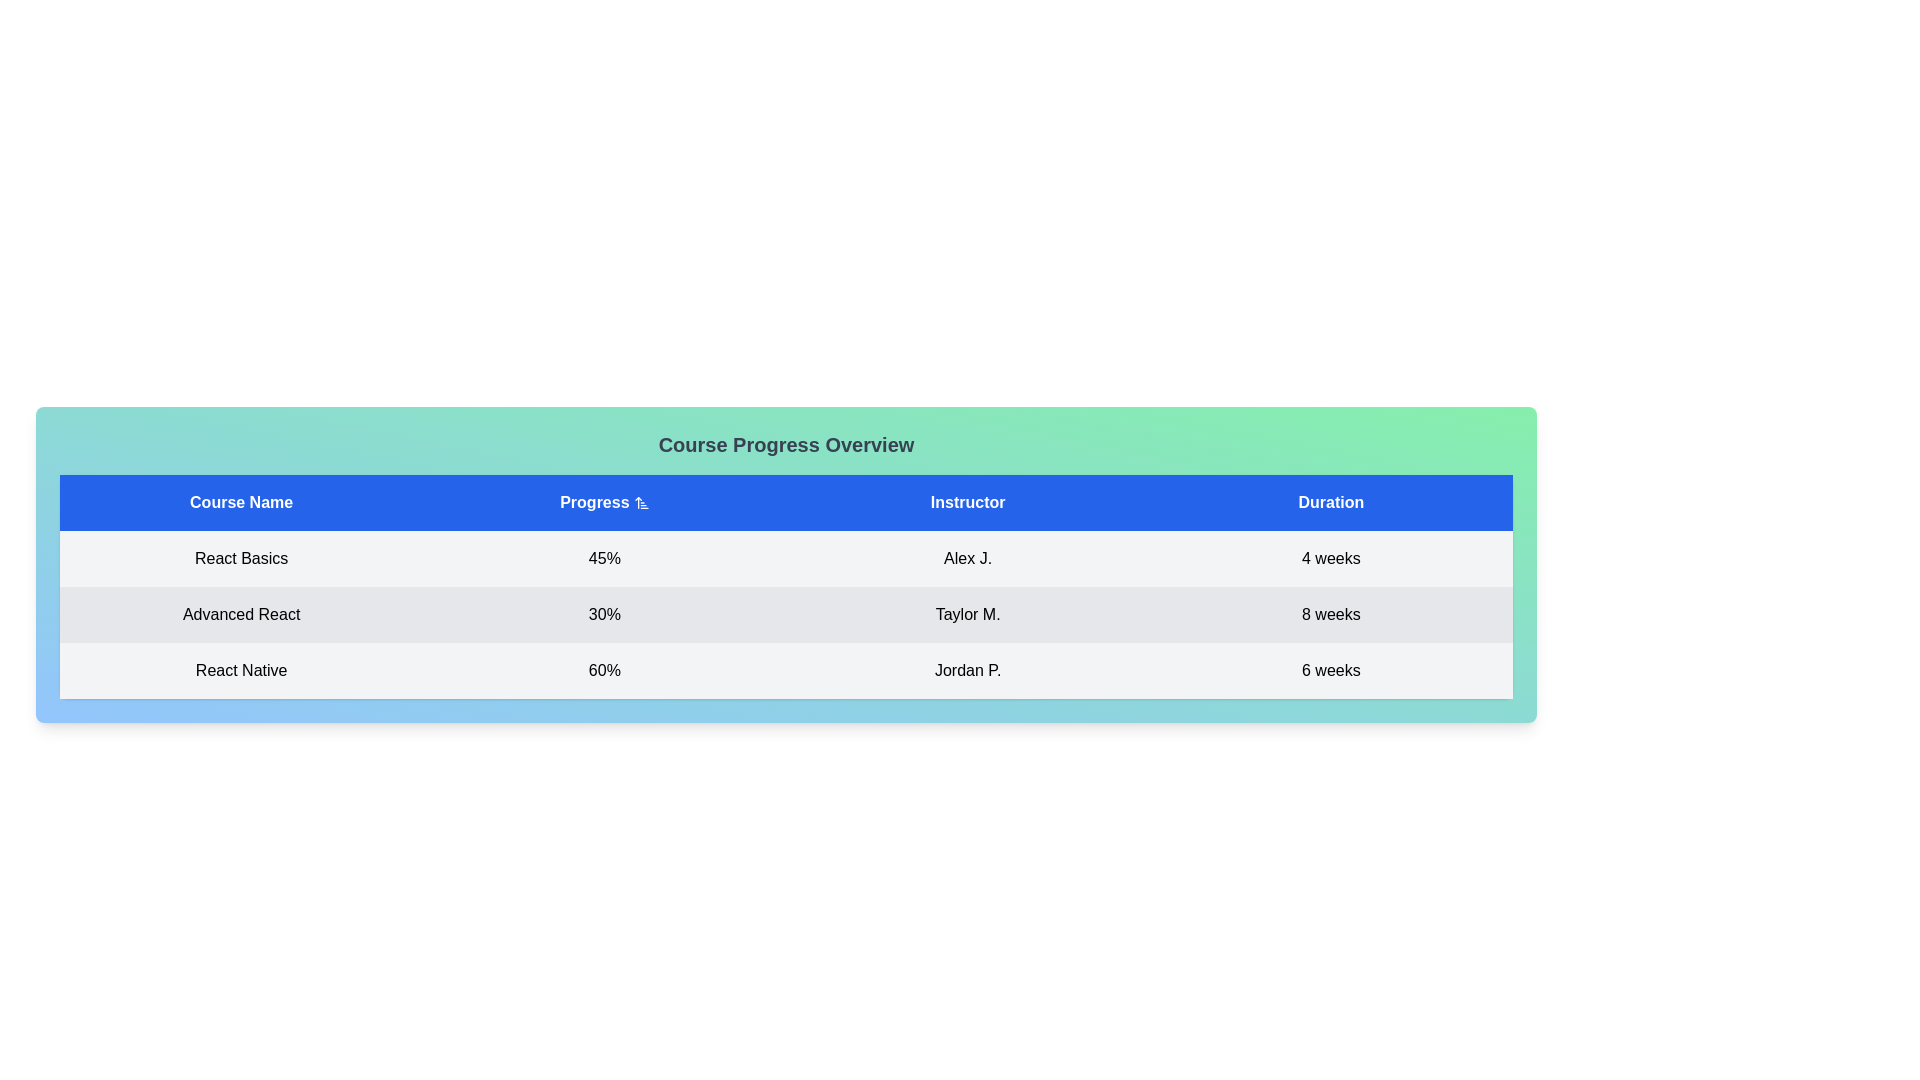 This screenshot has height=1080, width=1920. What do you see at coordinates (603, 671) in the screenshot?
I see `the progress percentage text field indicating '60%' for the 'React Native' course located in the second column of the third row of the table` at bounding box center [603, 671].